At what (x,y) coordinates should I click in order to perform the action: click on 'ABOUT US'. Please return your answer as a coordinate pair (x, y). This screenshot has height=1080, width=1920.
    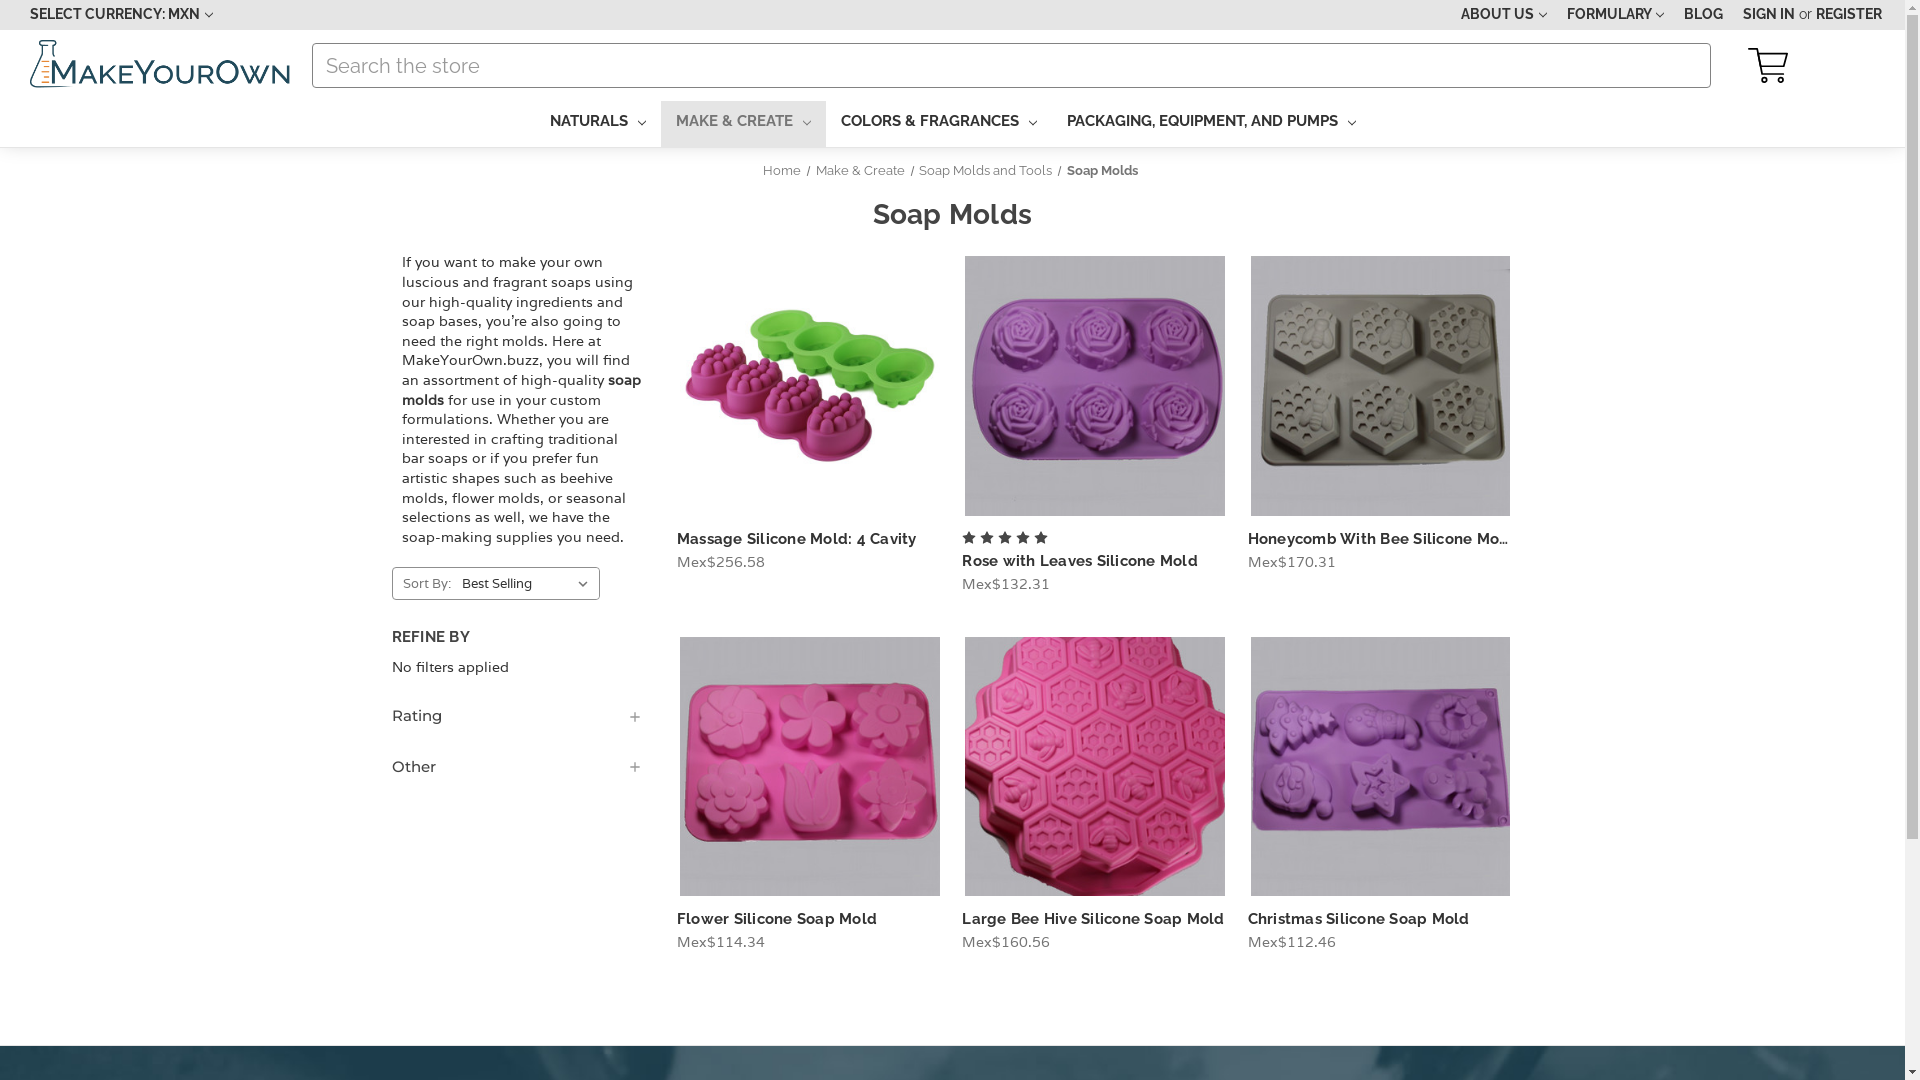
    Looking at the image, I should click on (1503, 15).